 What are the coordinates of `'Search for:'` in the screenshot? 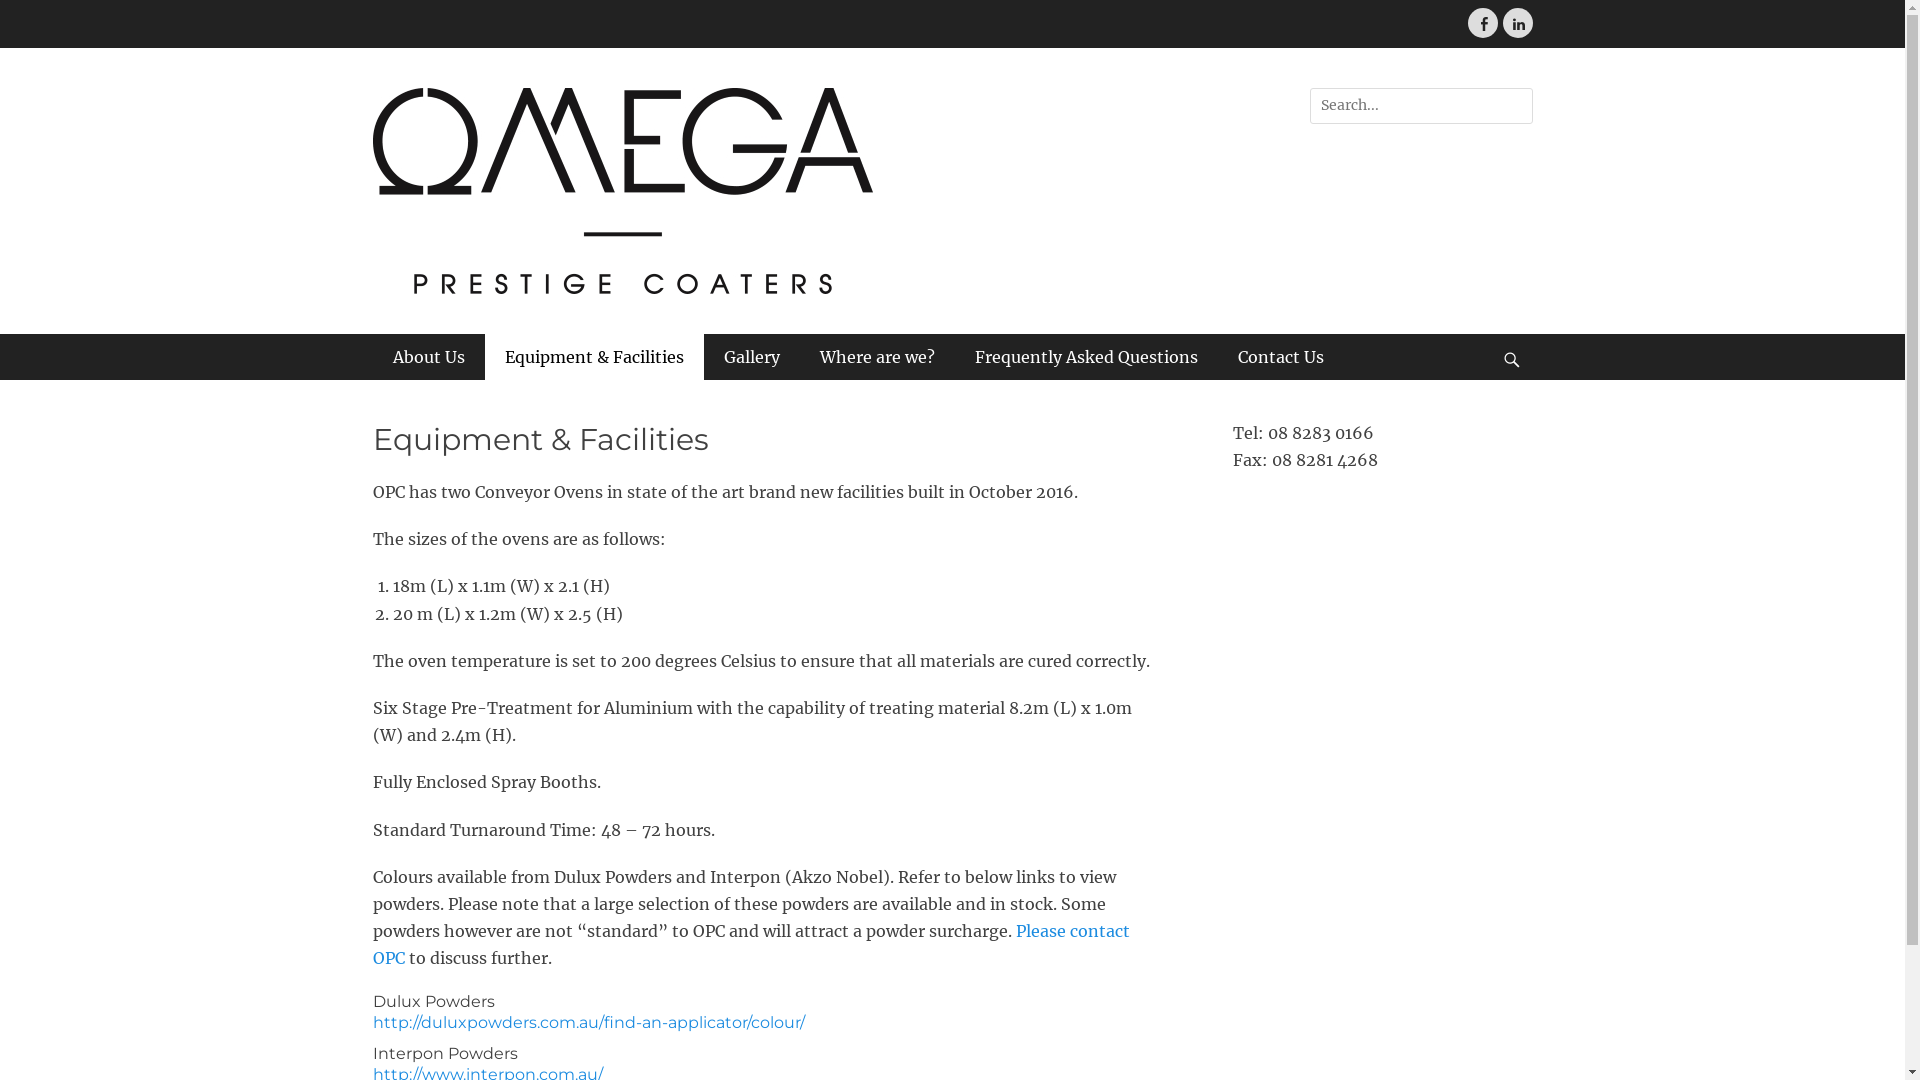 It's located at (1420, 105).